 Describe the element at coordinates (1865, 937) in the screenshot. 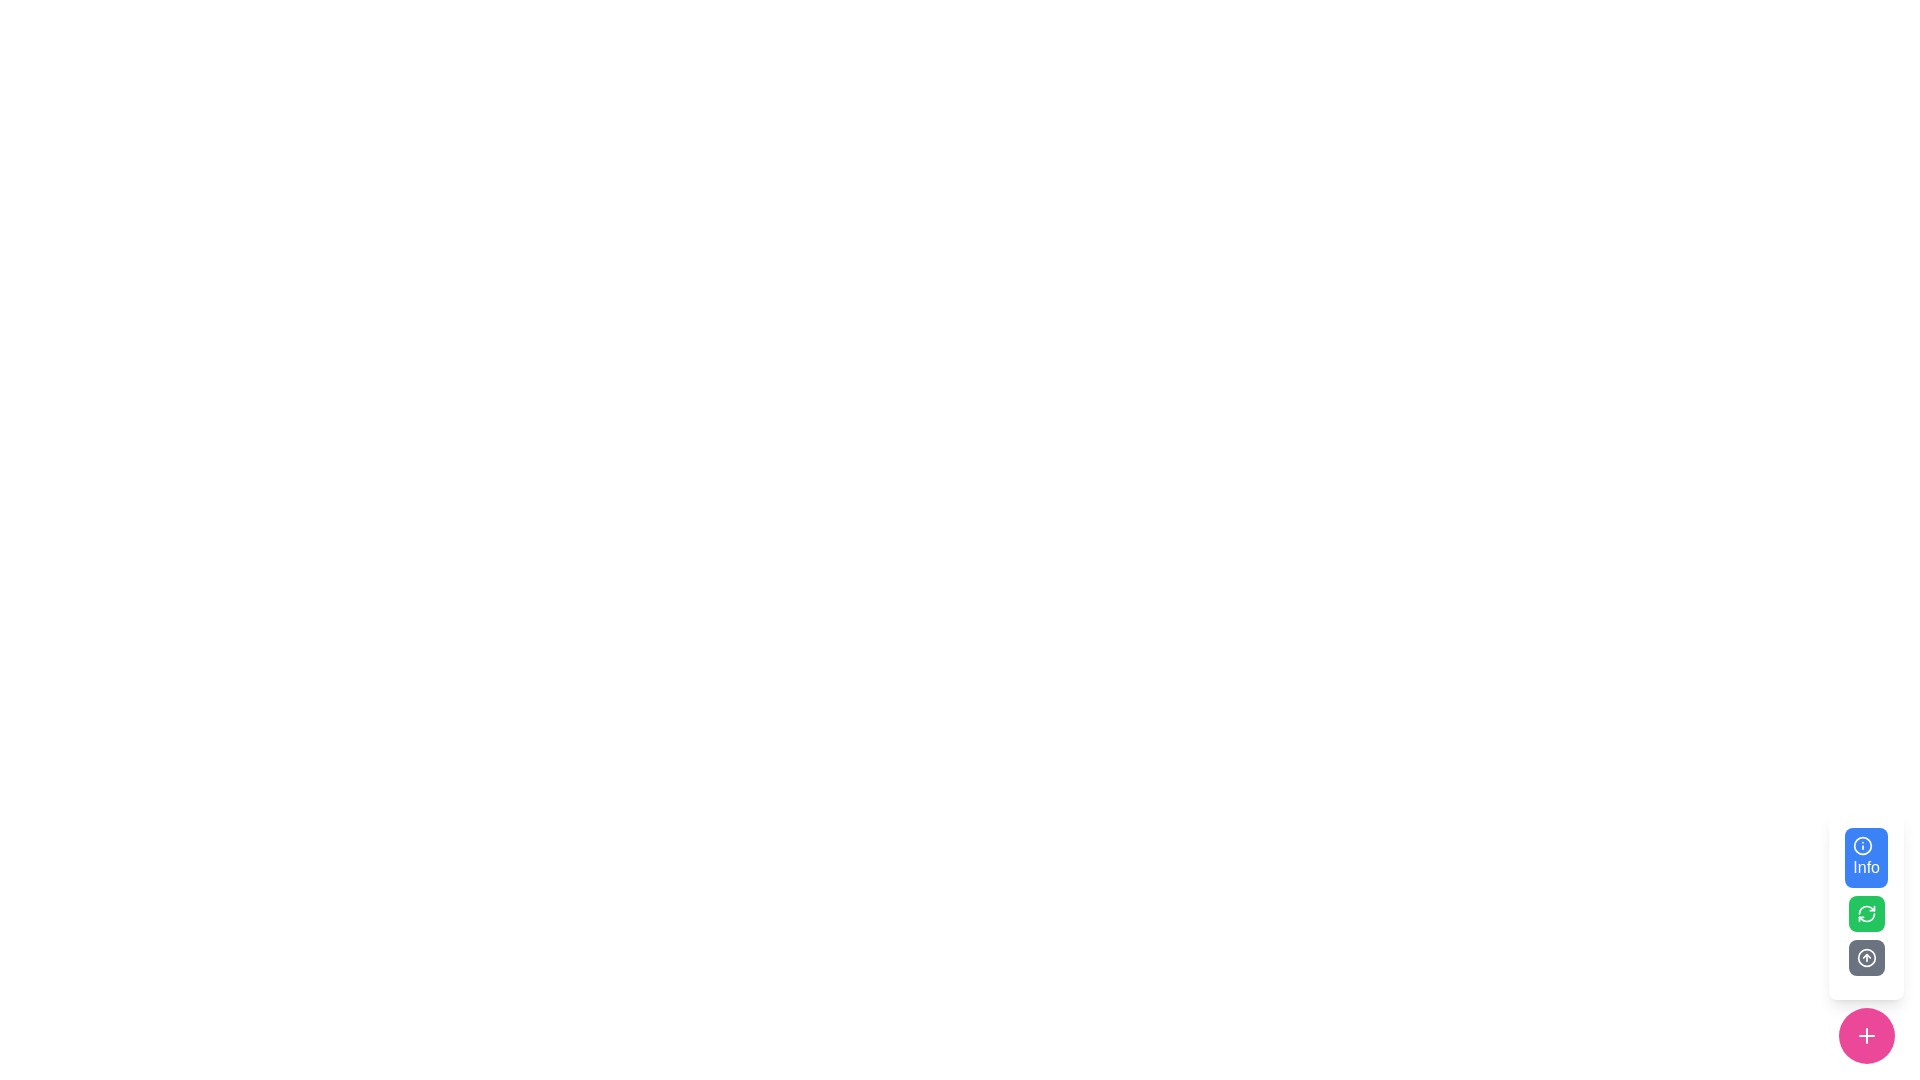

I see `the scroll-to-top button located in the bottom-right corner of the interface, which is the third item in the vertical stack, to interact with its hover state` at that location.